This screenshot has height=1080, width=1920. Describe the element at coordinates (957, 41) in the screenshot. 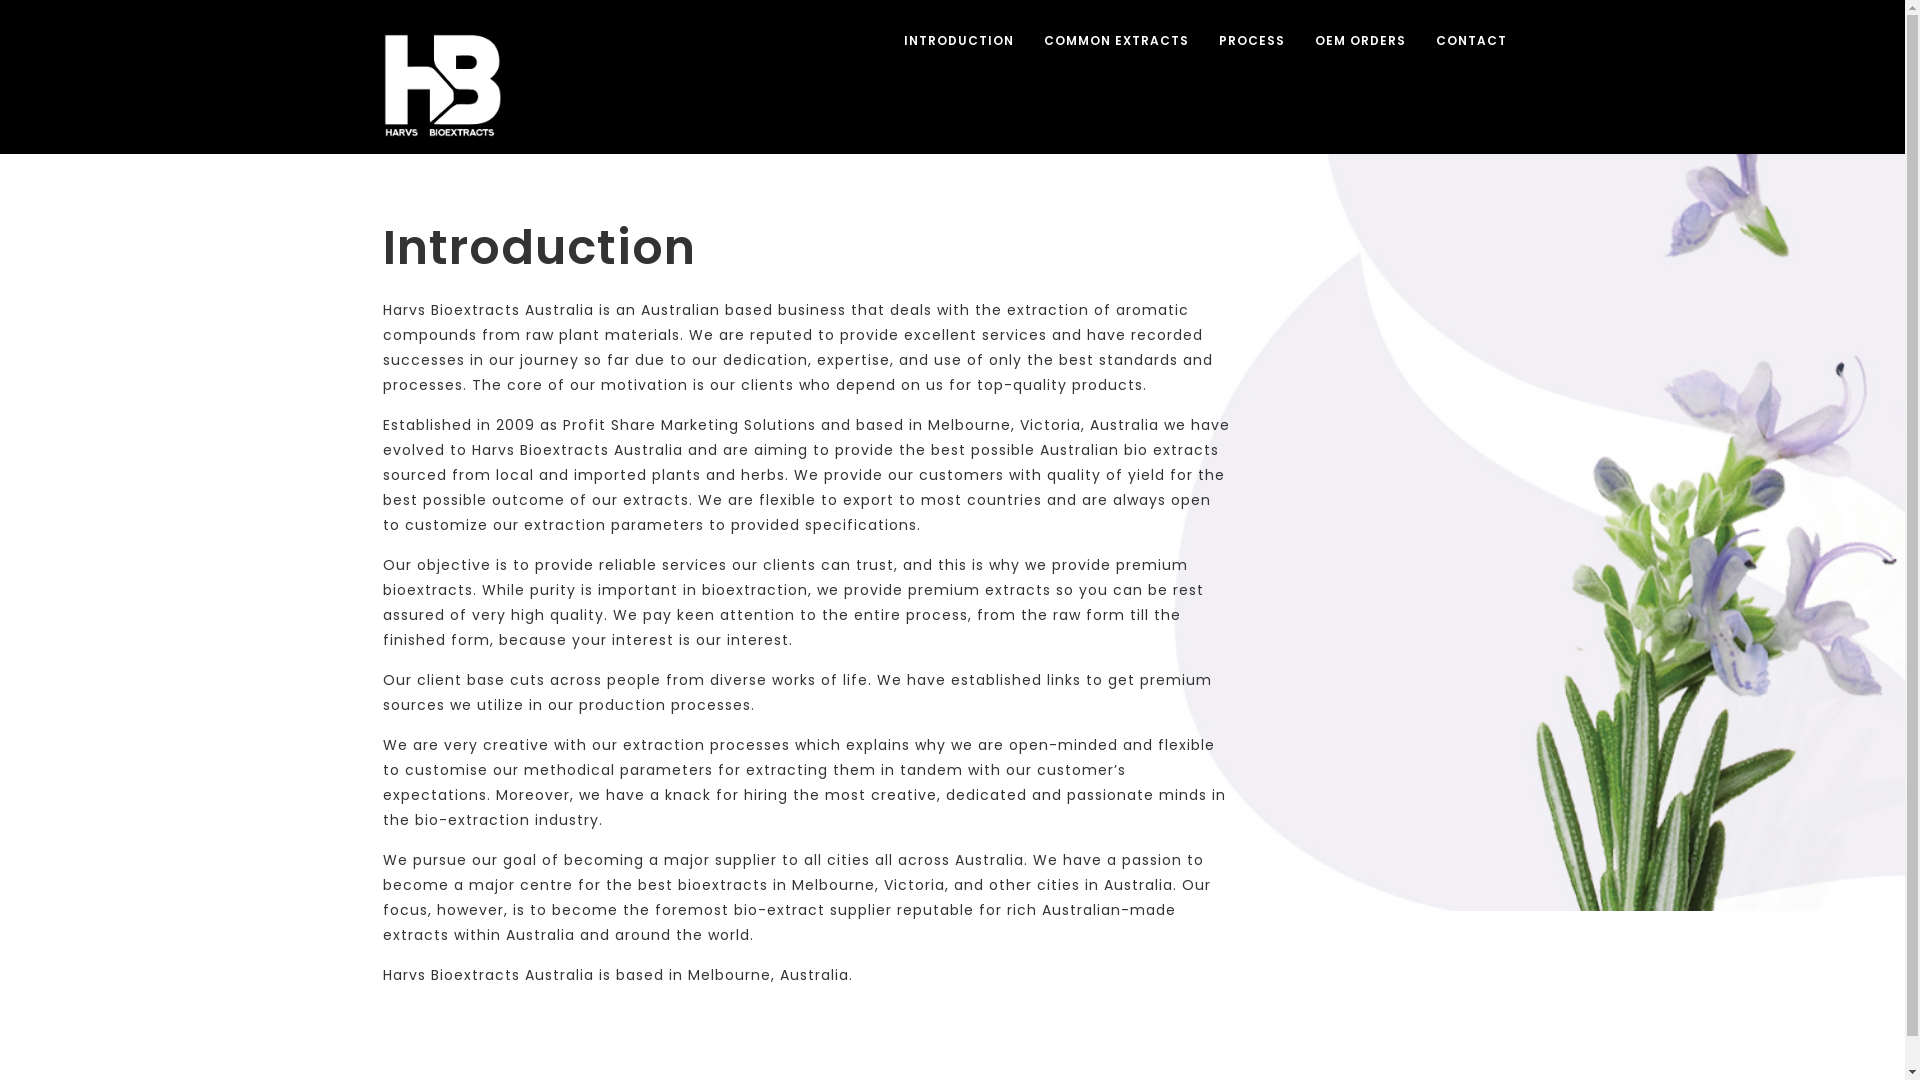

I see `'INTRODUCTION'` at that location.